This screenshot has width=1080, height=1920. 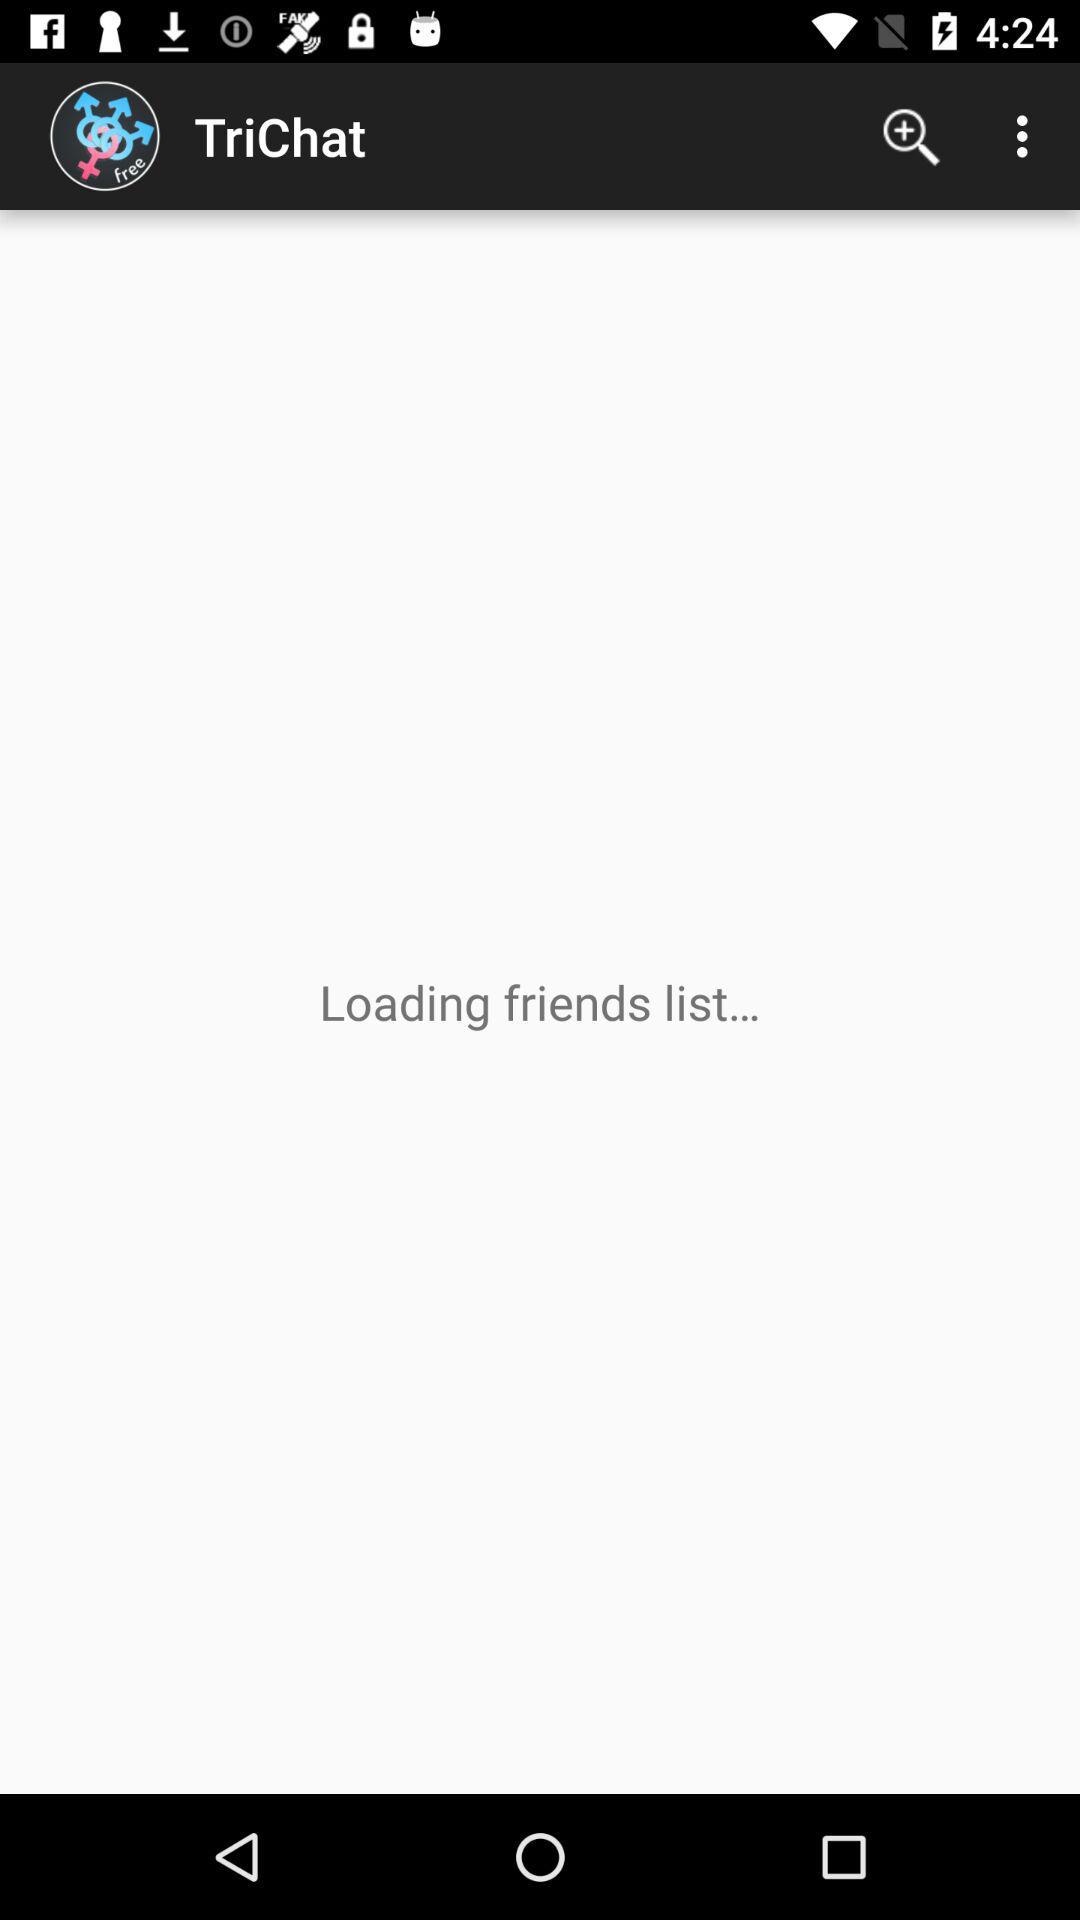 What do you see at coordinates (911, 135) in the screenshot?
I see `app to the right of trichat item` at bounding box center [911, 135].